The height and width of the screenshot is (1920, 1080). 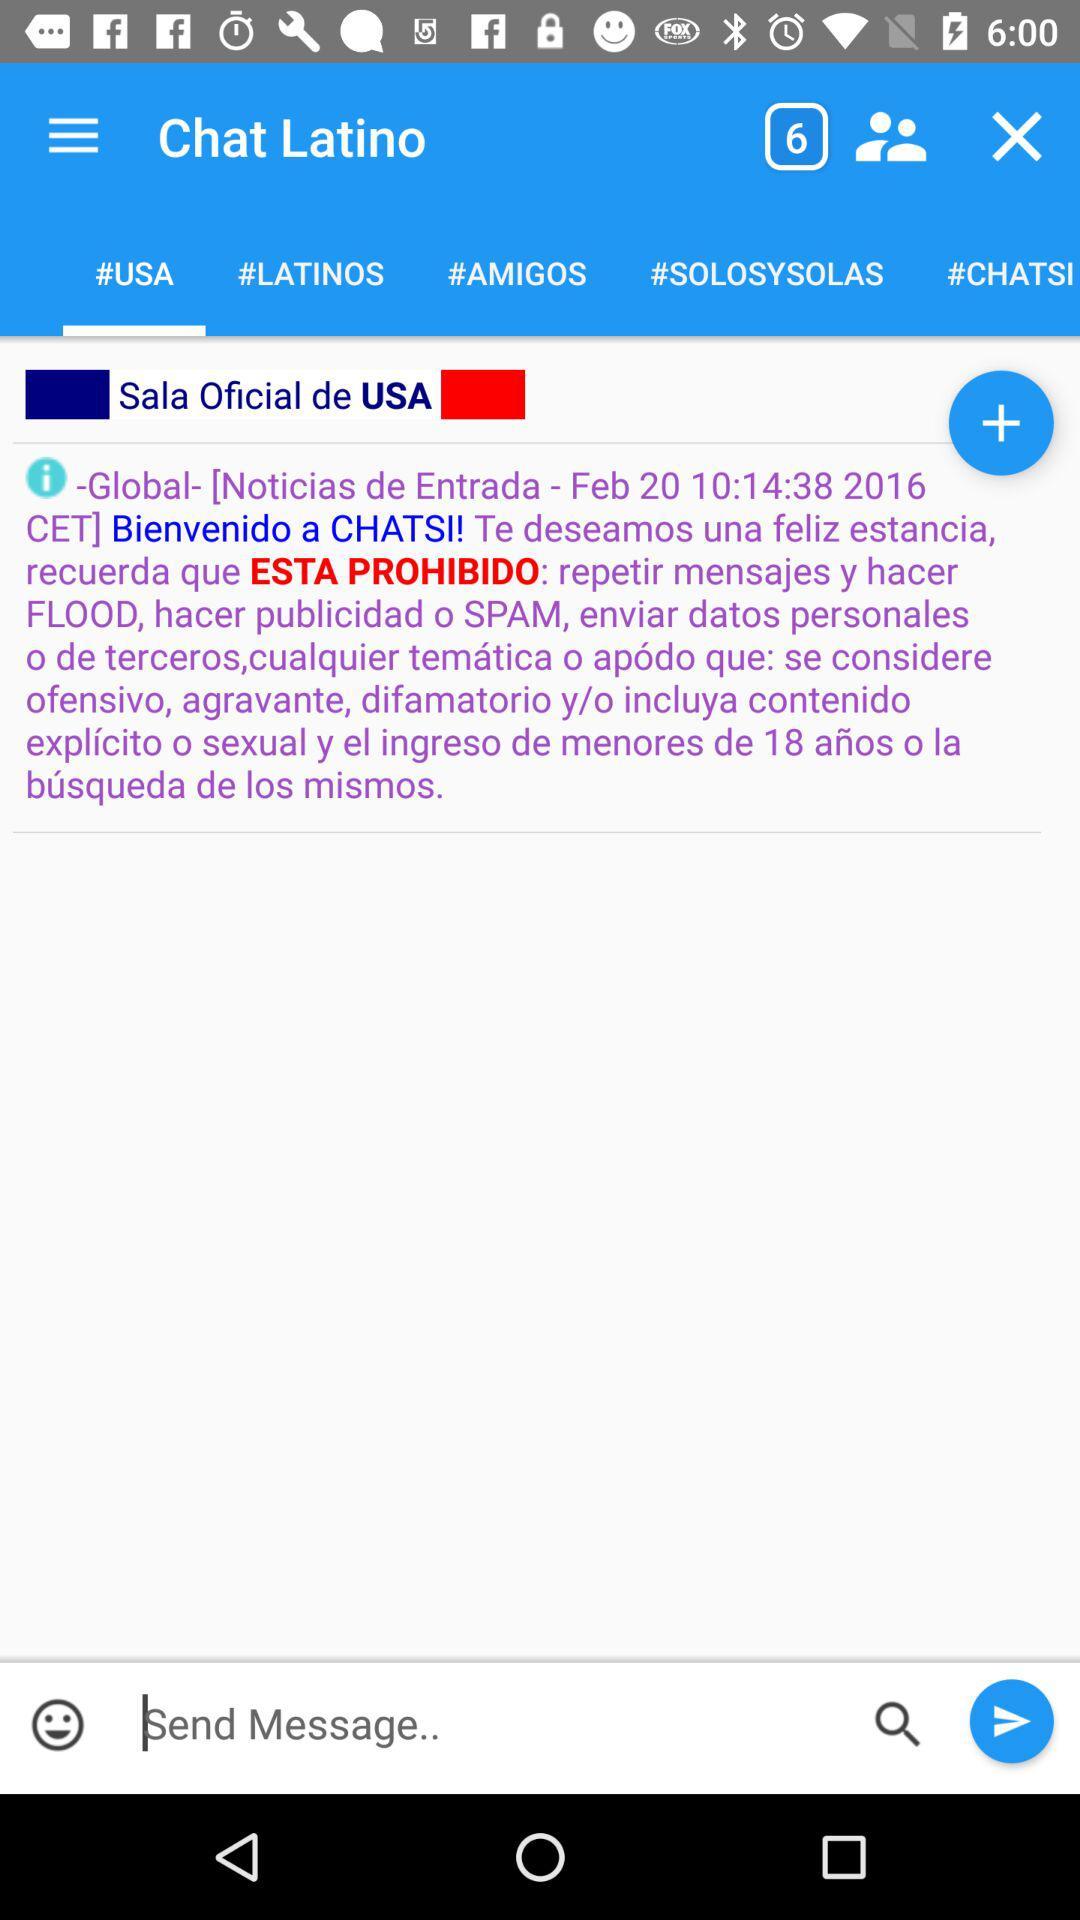 I want to click on 6, so click(x=795, y=135).